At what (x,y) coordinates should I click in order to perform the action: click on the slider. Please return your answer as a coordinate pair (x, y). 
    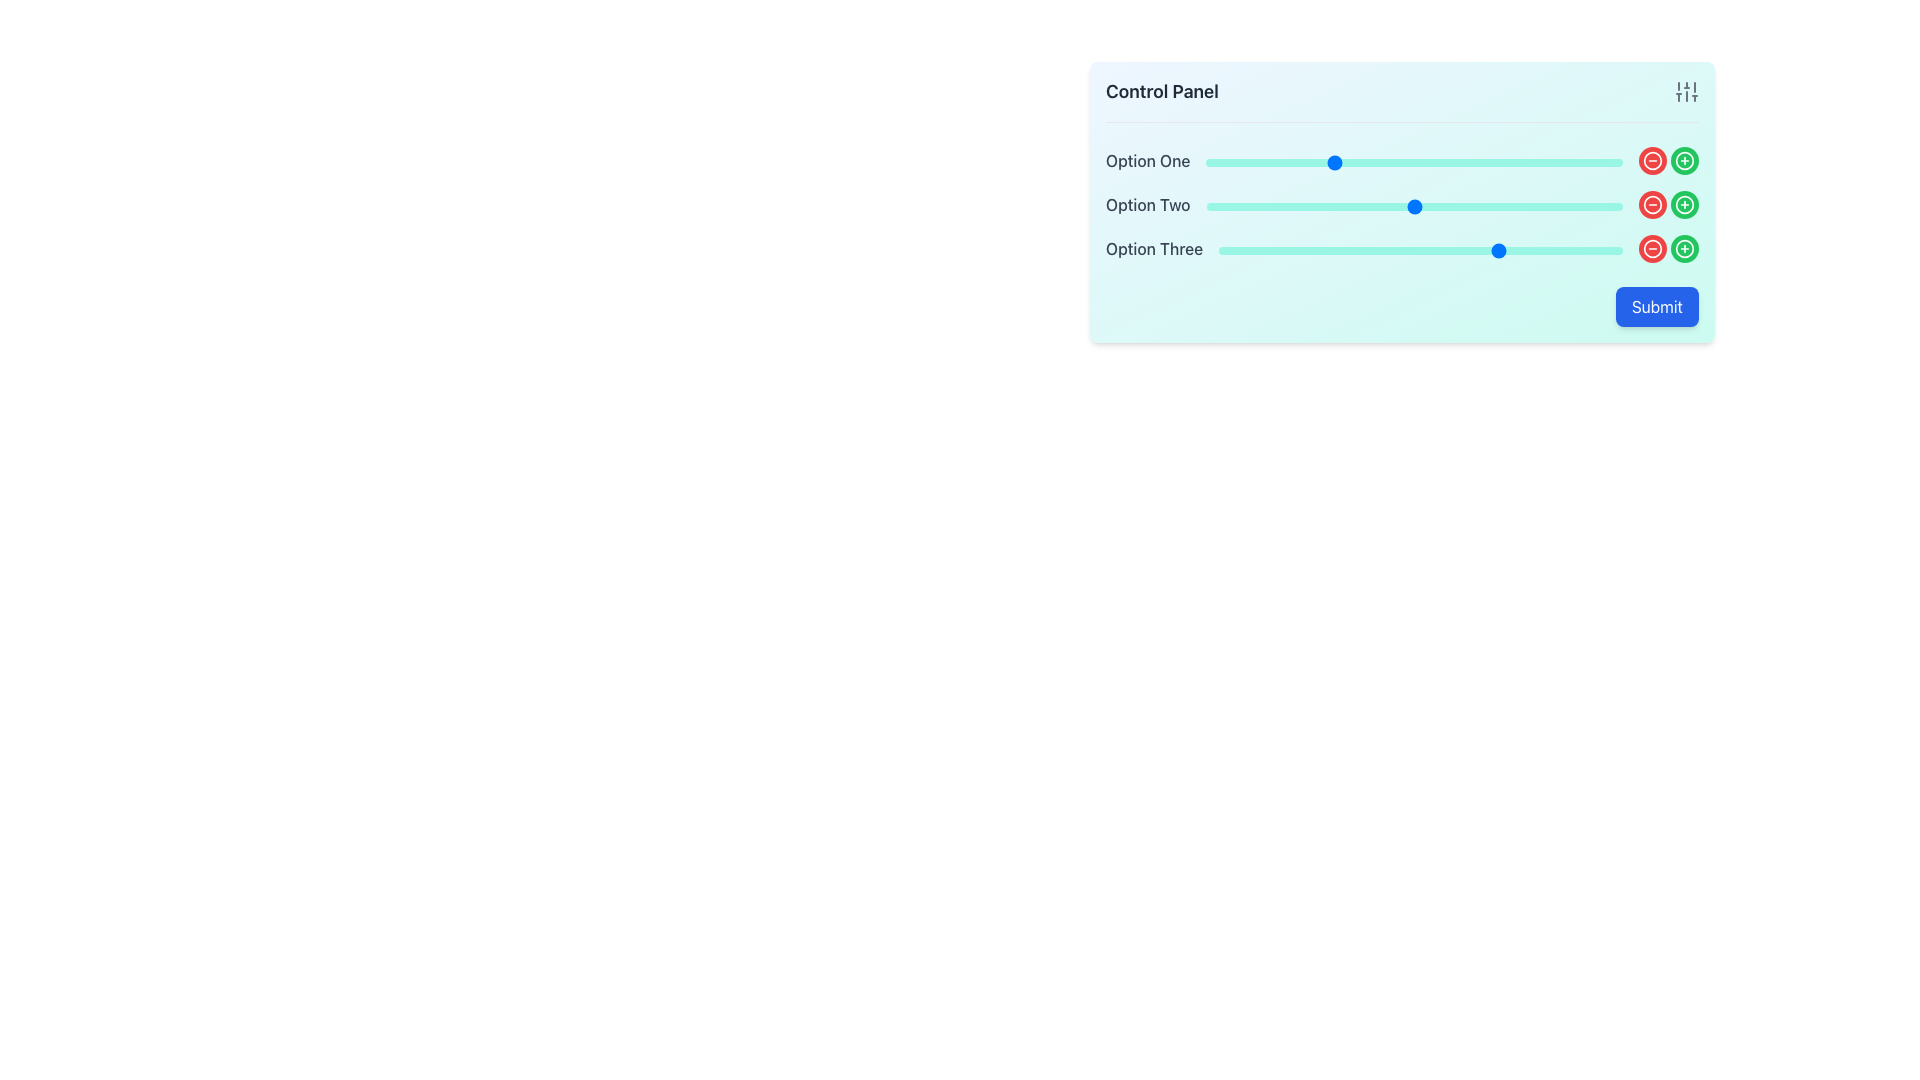
    Looking at the image, I should click on (1259, 161).